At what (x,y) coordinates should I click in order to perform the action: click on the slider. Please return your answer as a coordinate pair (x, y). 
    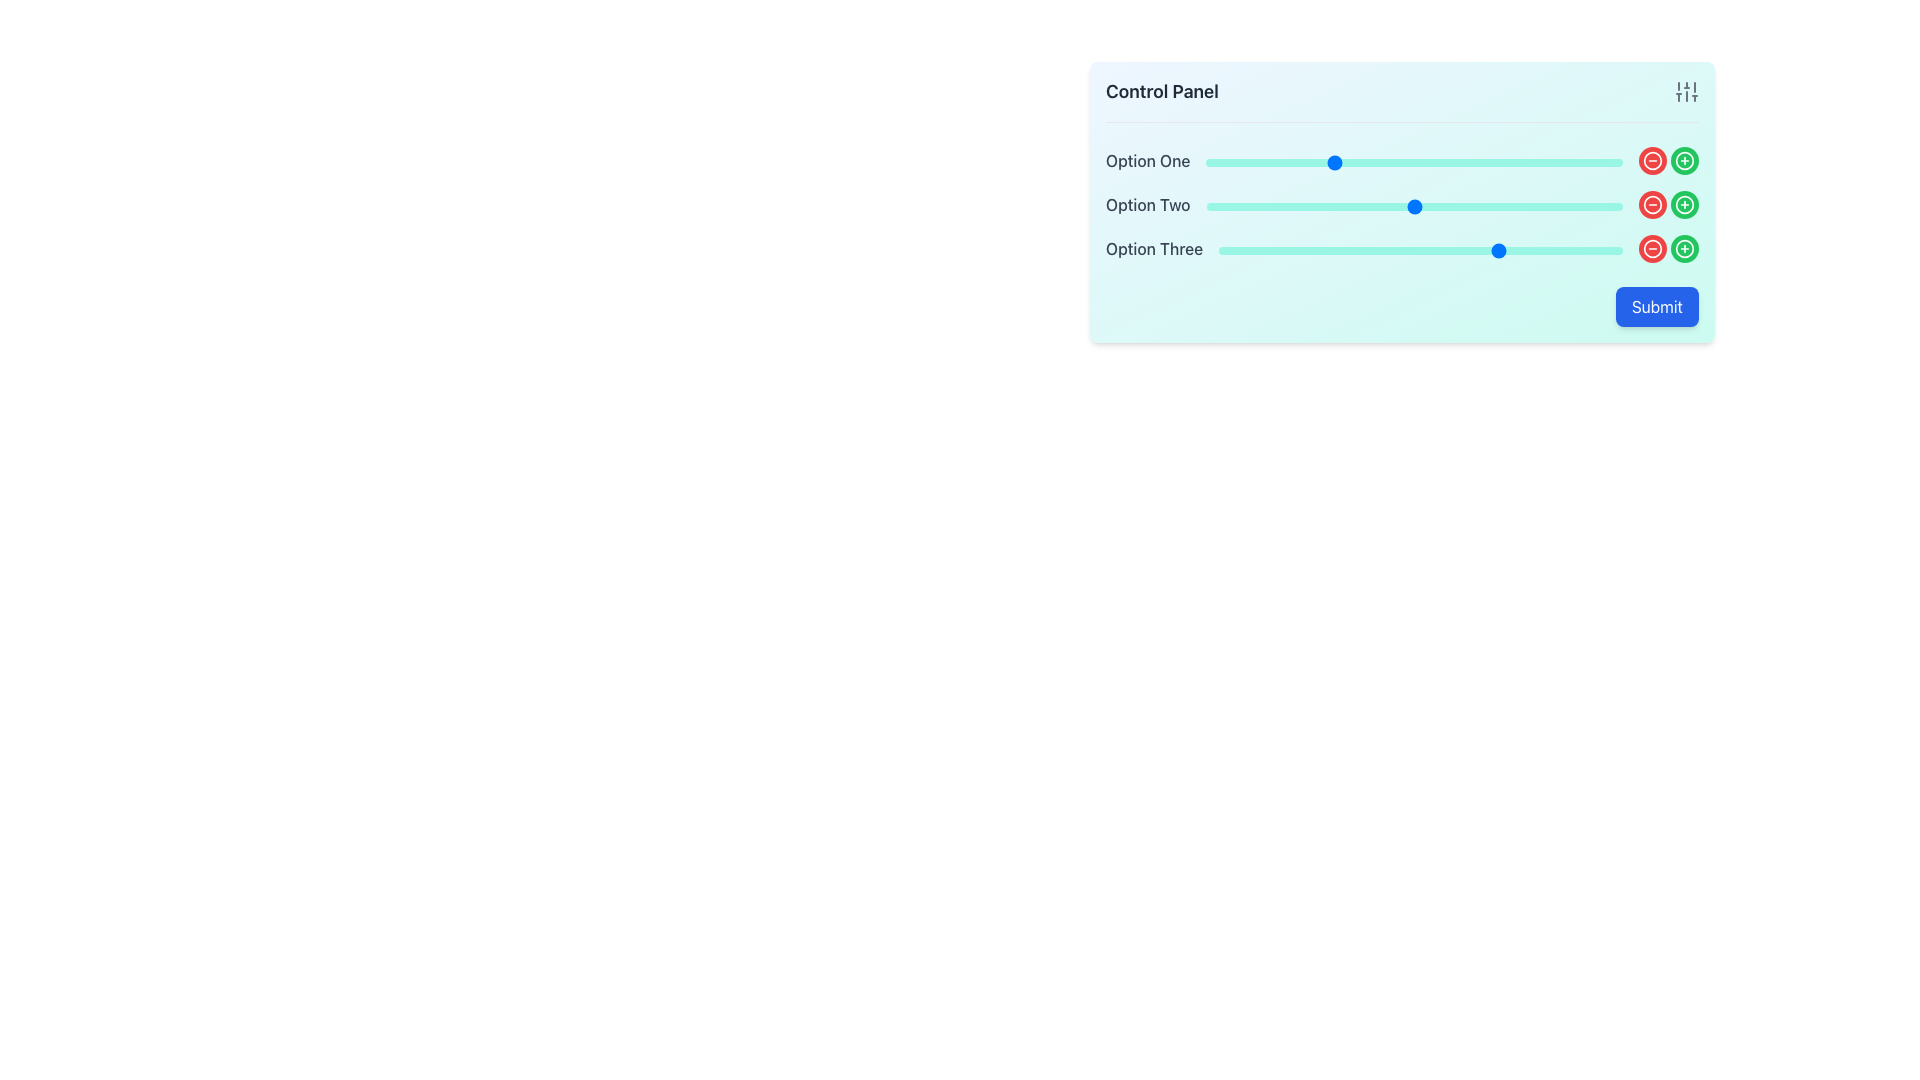
    Looking at the image, I should click on (1259, 161).